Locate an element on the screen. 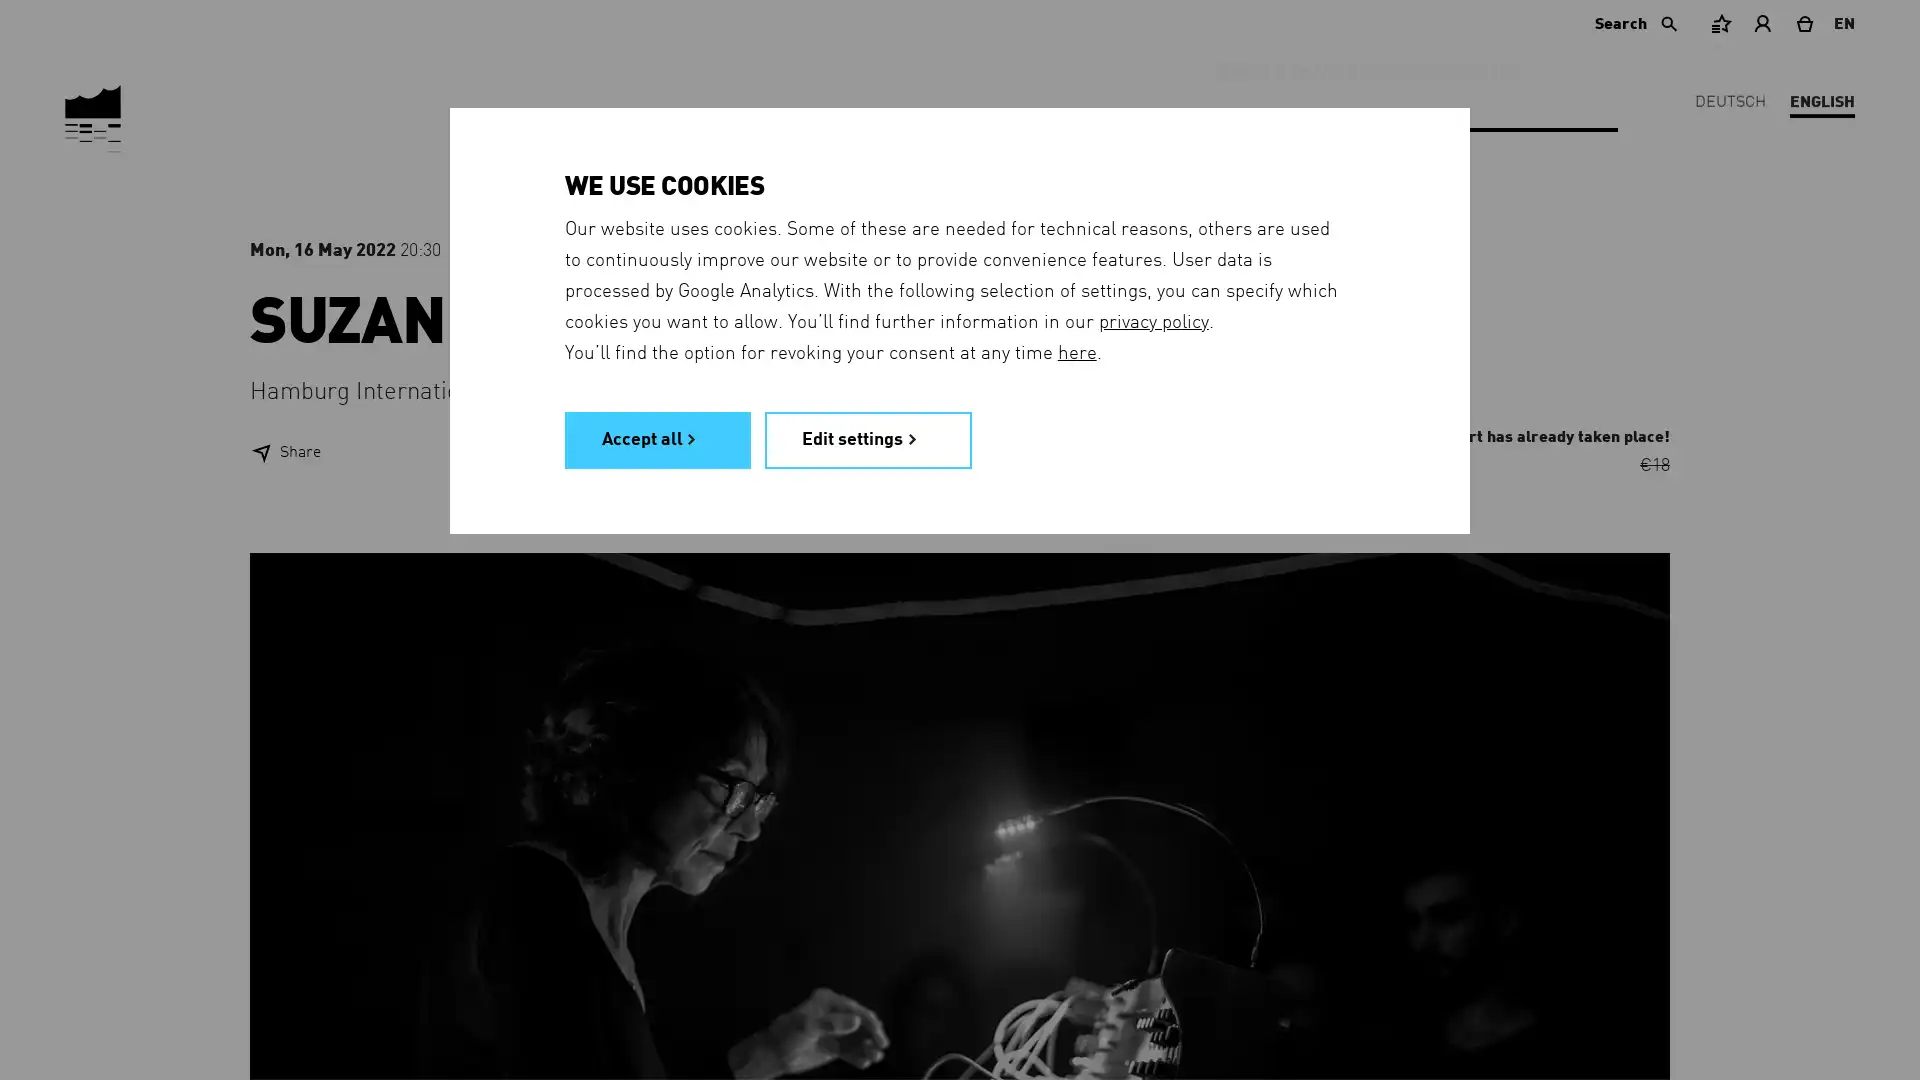 This screenshot has height=1080, width=1920. Search is located at coordinates (1638, 23).